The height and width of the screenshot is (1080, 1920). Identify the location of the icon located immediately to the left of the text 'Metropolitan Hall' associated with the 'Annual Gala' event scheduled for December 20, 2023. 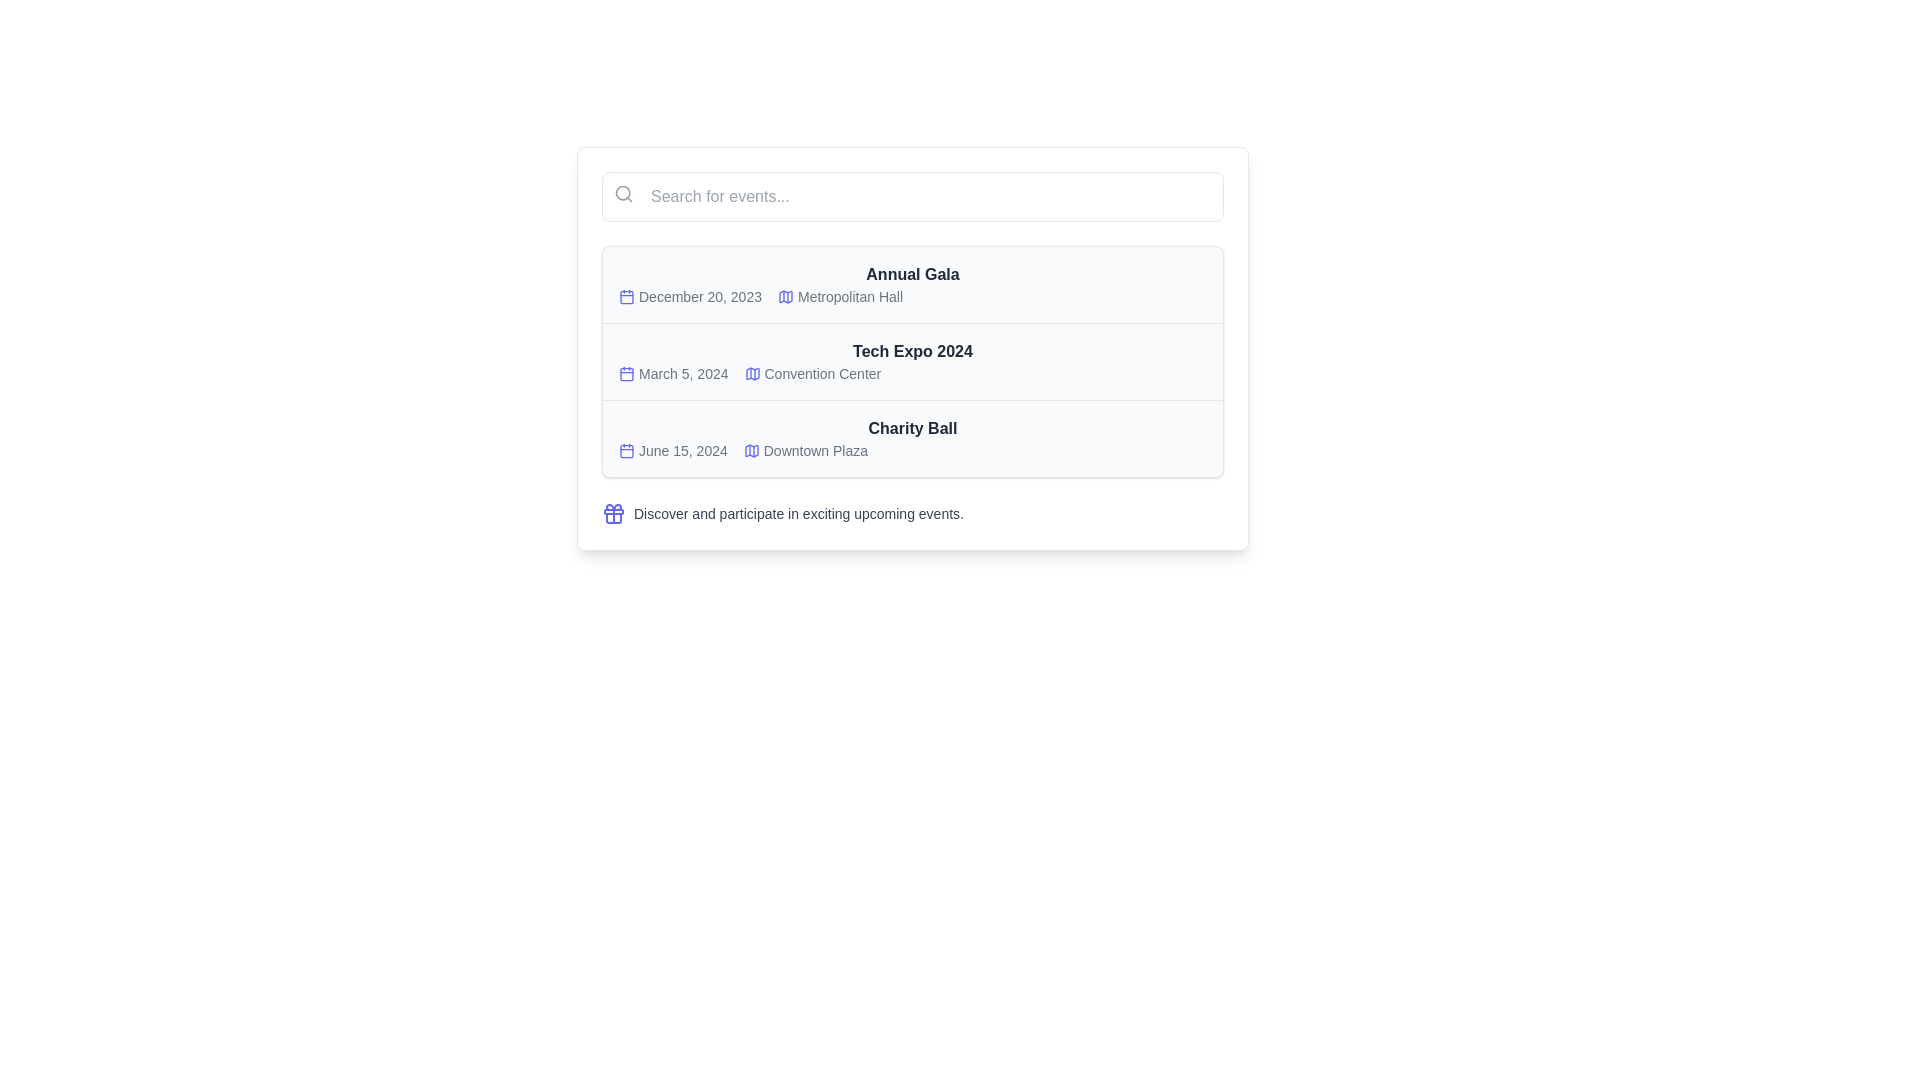
(785, 297).